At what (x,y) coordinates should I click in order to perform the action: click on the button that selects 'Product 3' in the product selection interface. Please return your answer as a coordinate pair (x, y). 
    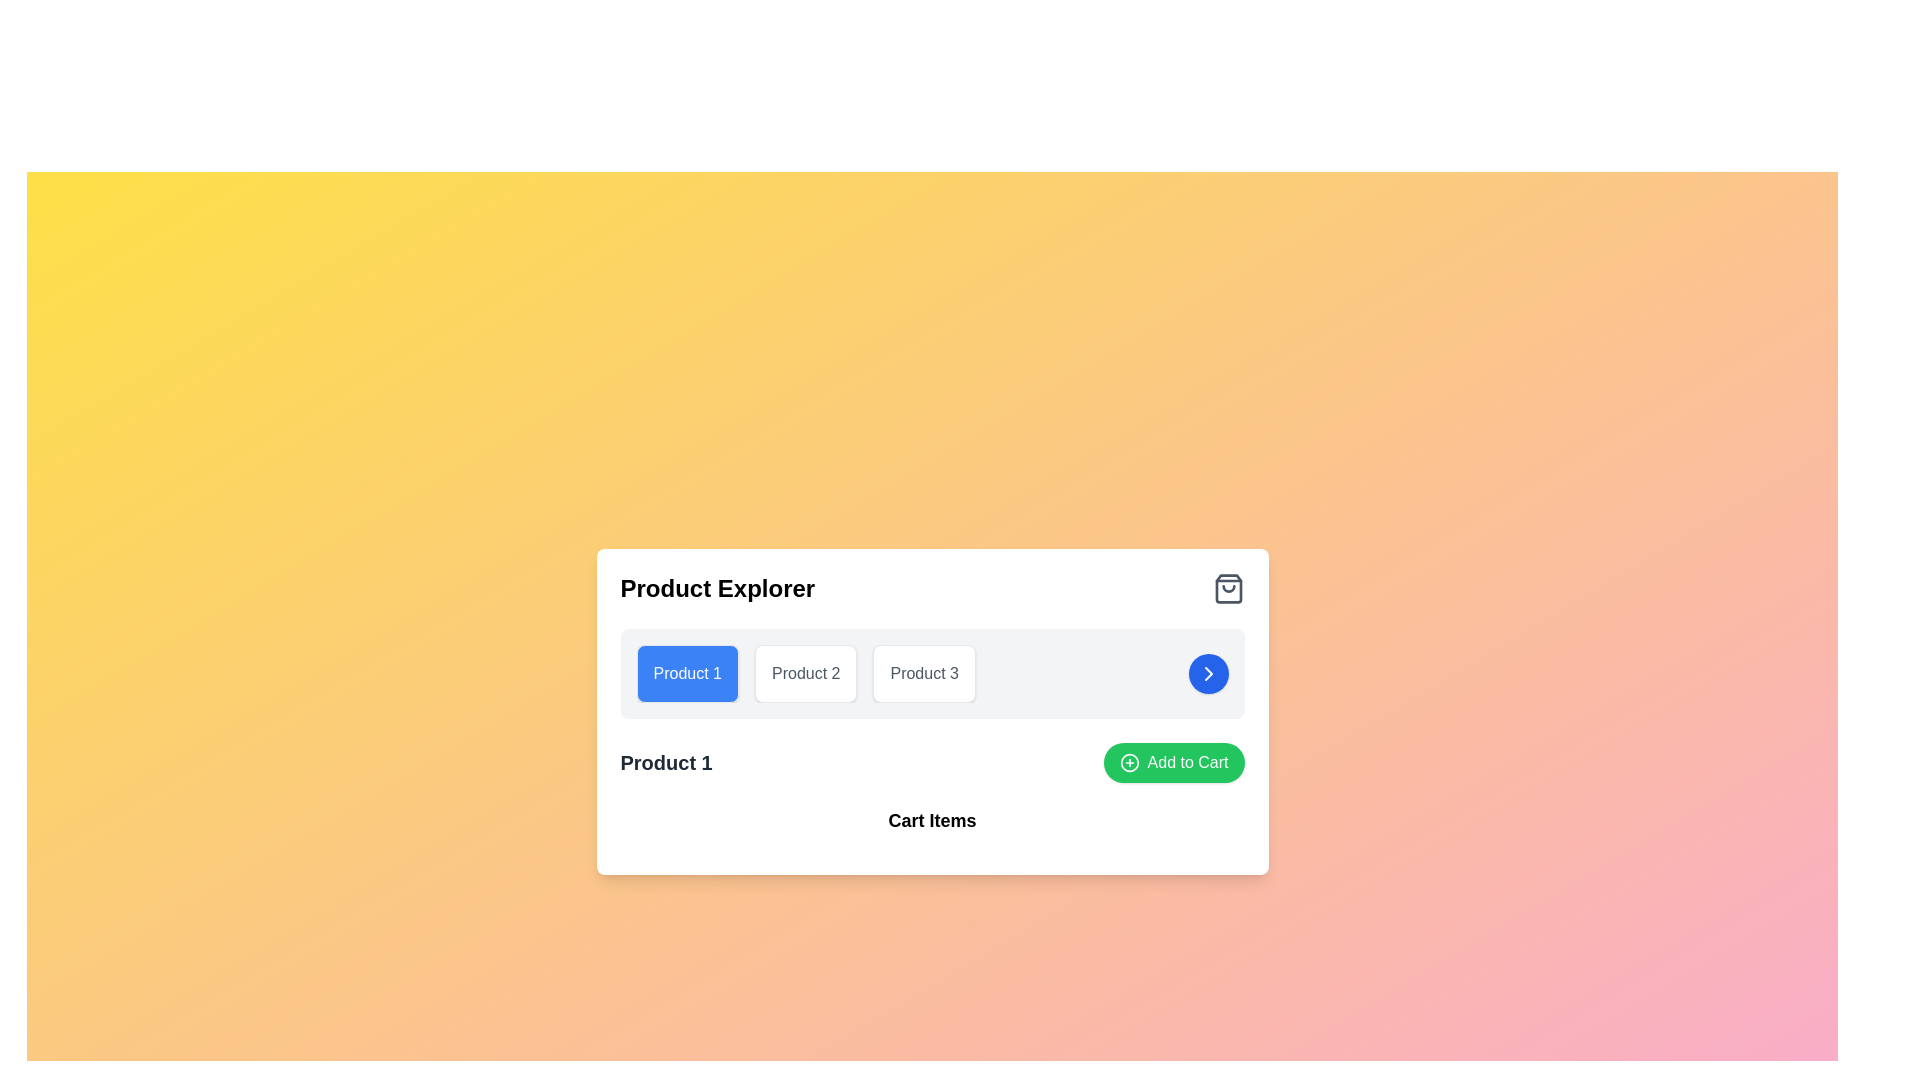
    Looking at the image, I should click on (923, 674).